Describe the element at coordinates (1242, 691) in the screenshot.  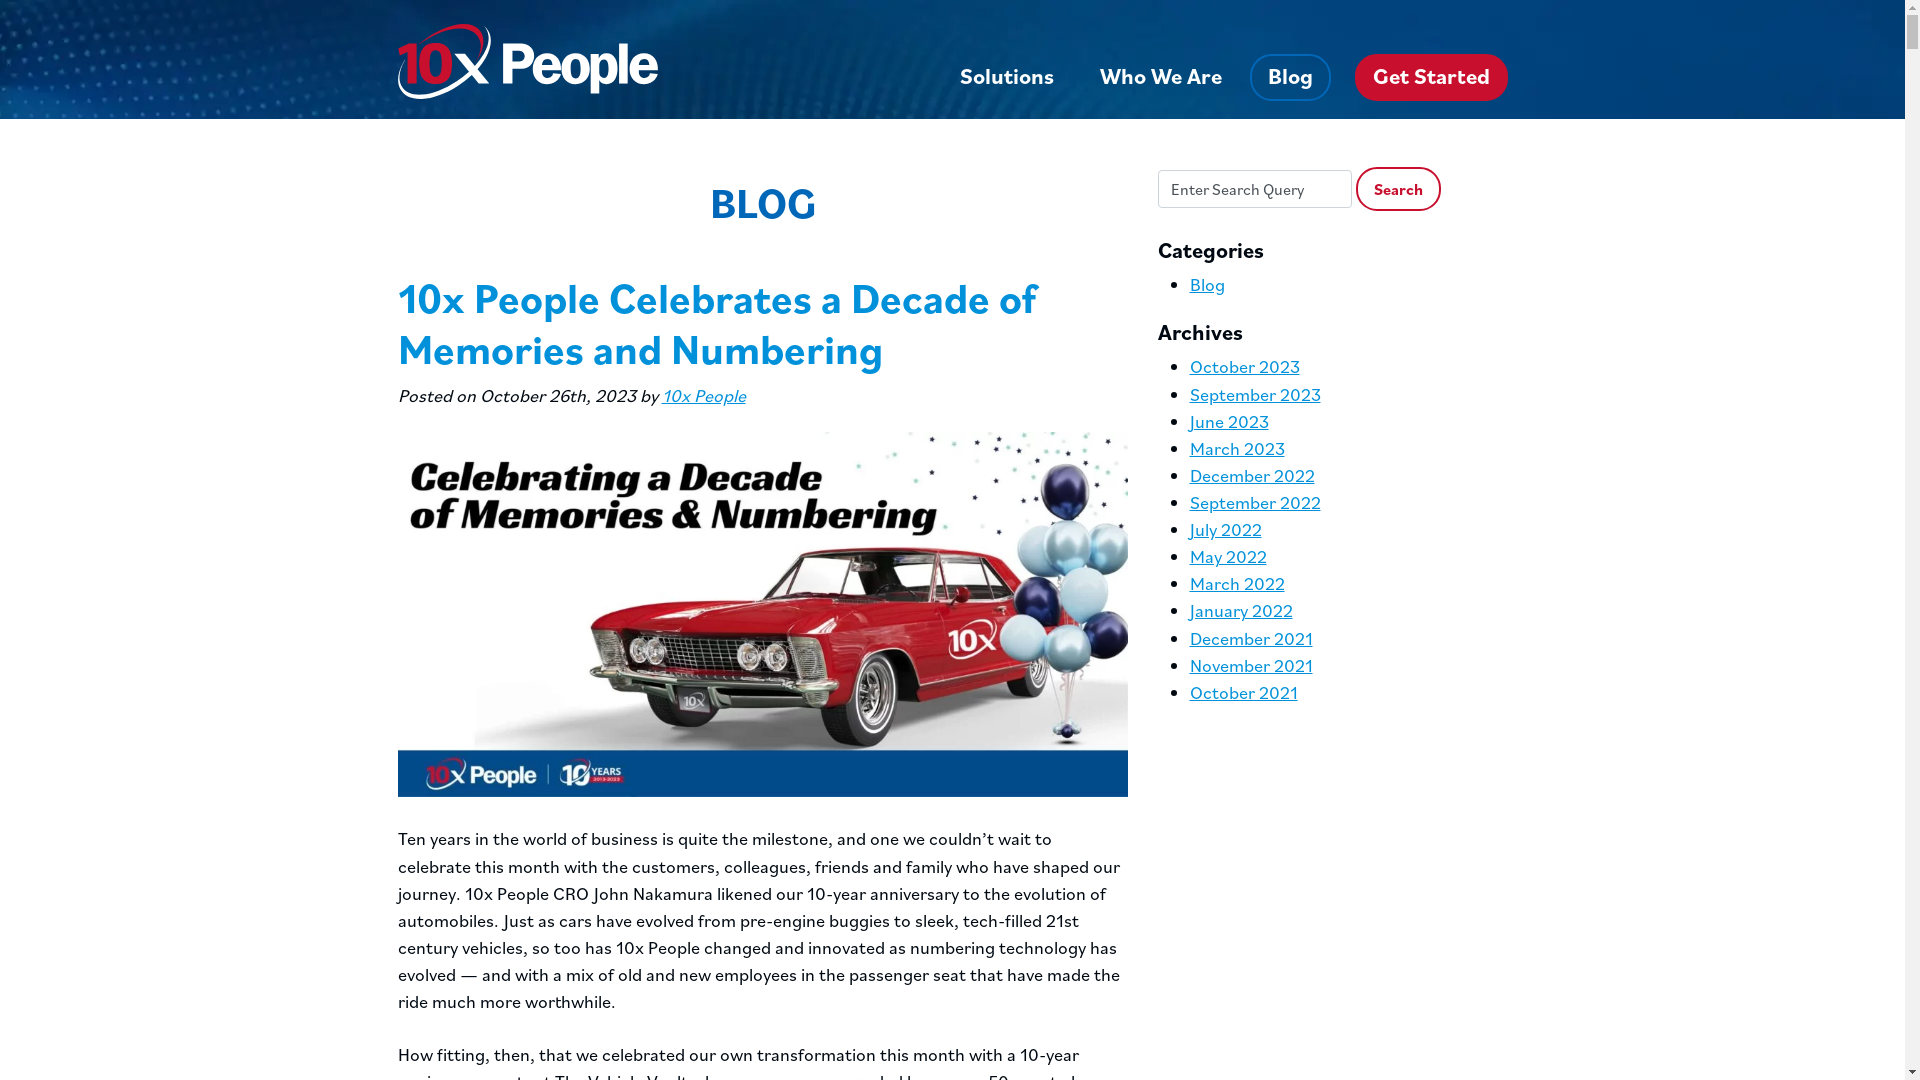
I see `'October 2021'` at that location.